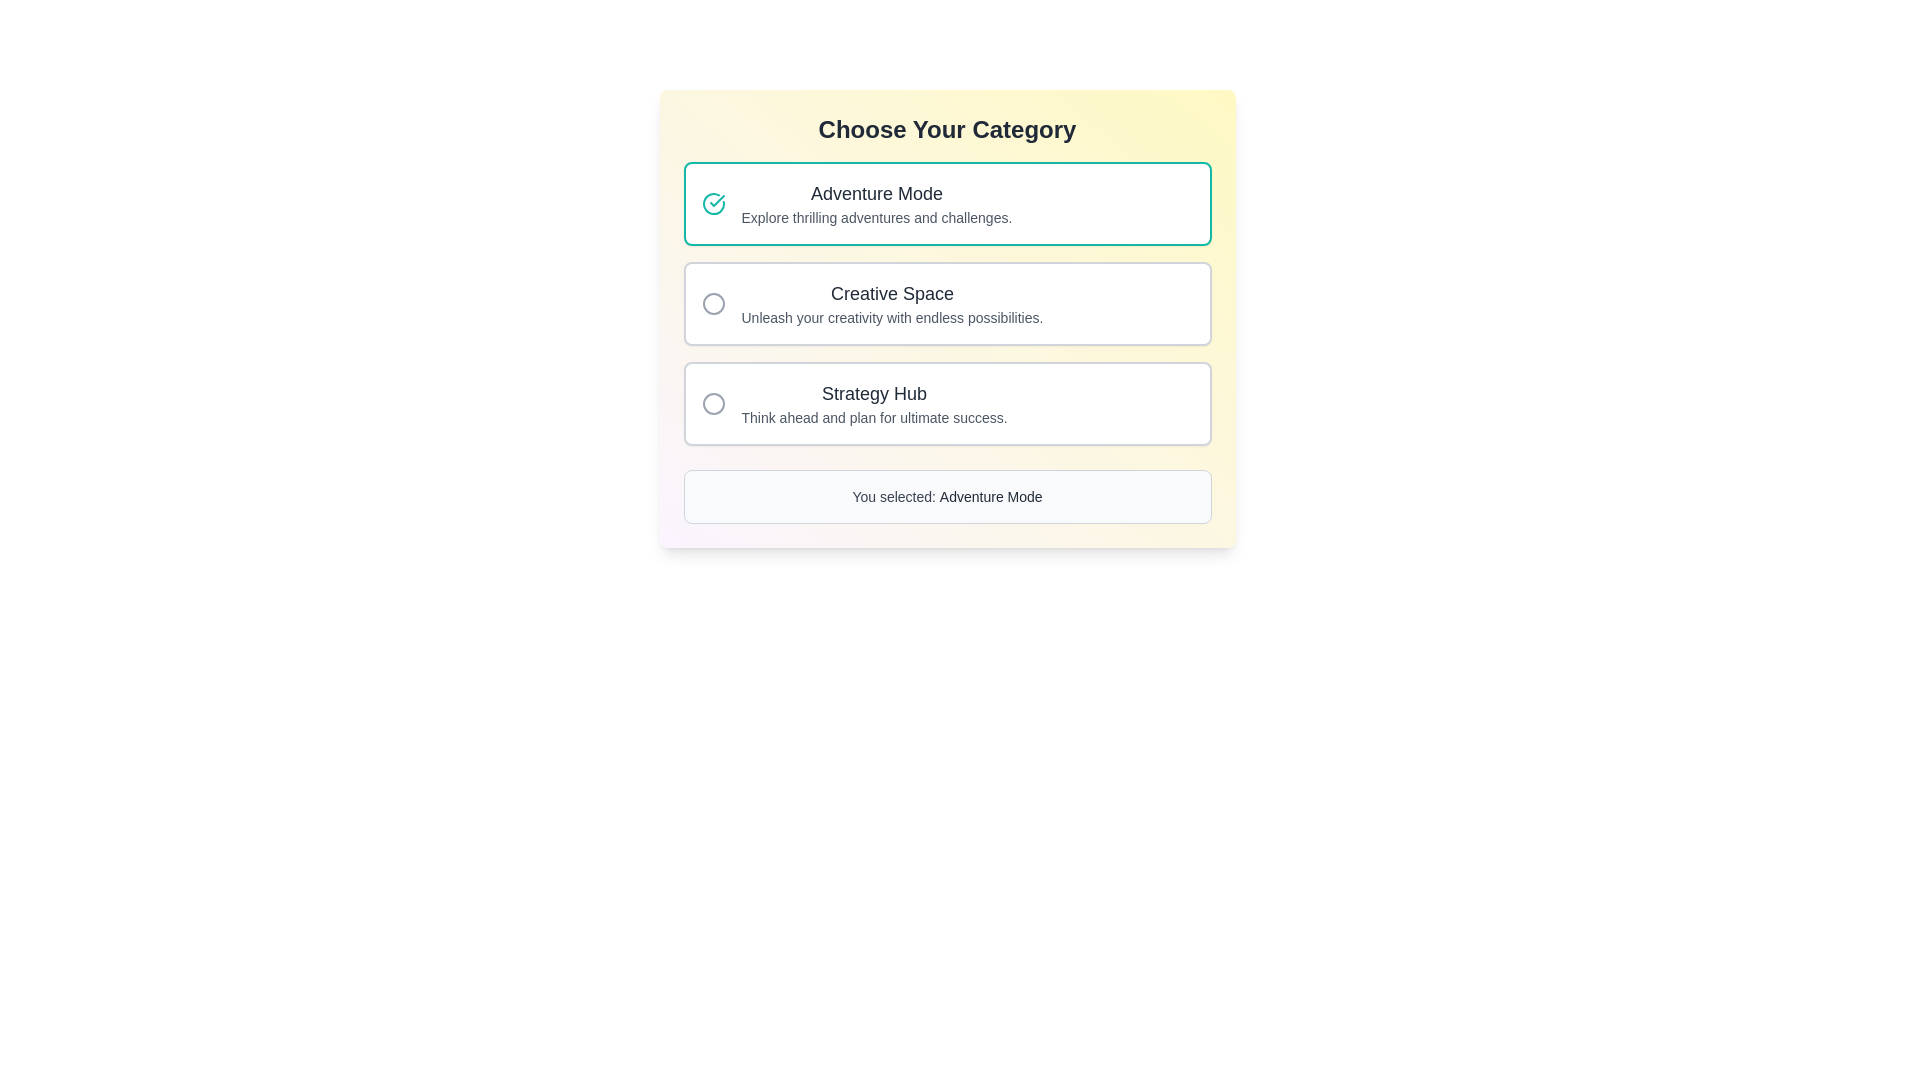 The image size is (1920, 1080). I want to click on the text element reading 'Explore thrilling adventures and challenges.' which is styled in light gray and located below the title 'Adventure Mode' in the bordered option box under 'Choose Your Category', so click(876, 218).